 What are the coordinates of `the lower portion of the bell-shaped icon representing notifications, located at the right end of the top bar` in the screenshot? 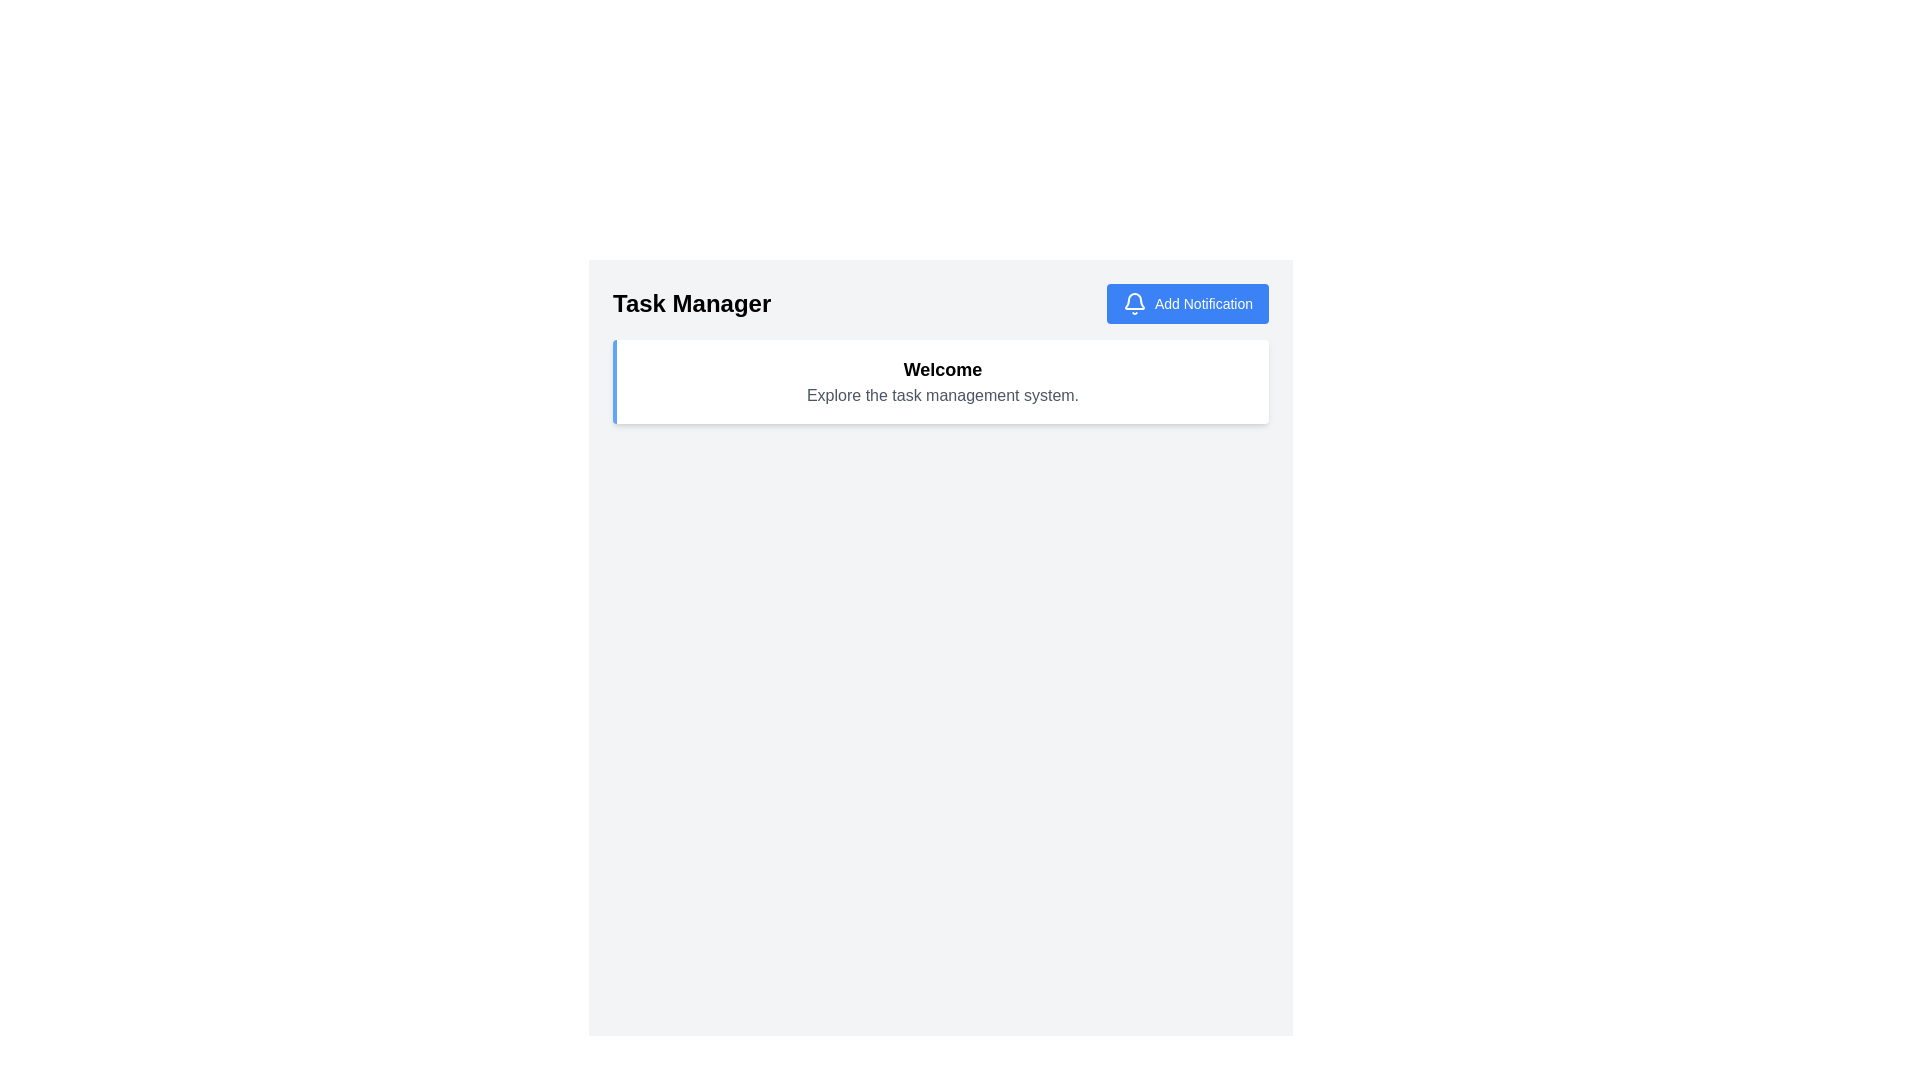 It's located at (1134, 301).